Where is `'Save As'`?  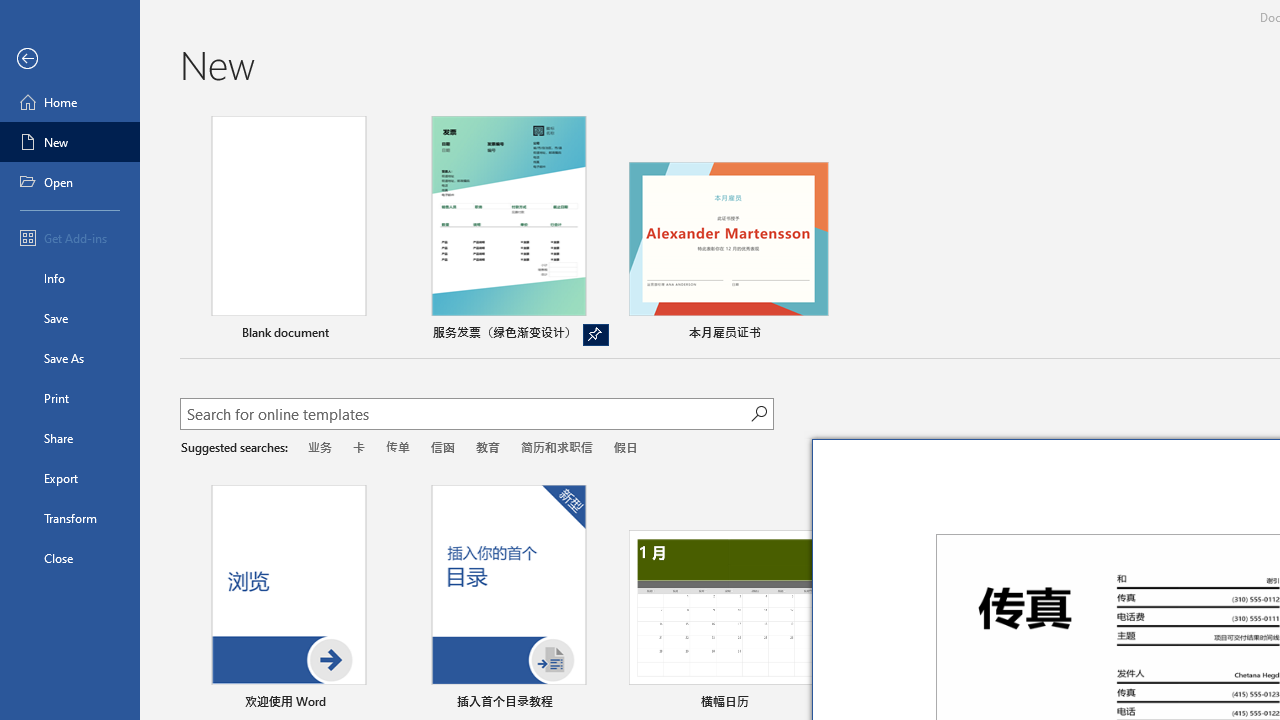 'Save As' is located at coordinates (69, 356).